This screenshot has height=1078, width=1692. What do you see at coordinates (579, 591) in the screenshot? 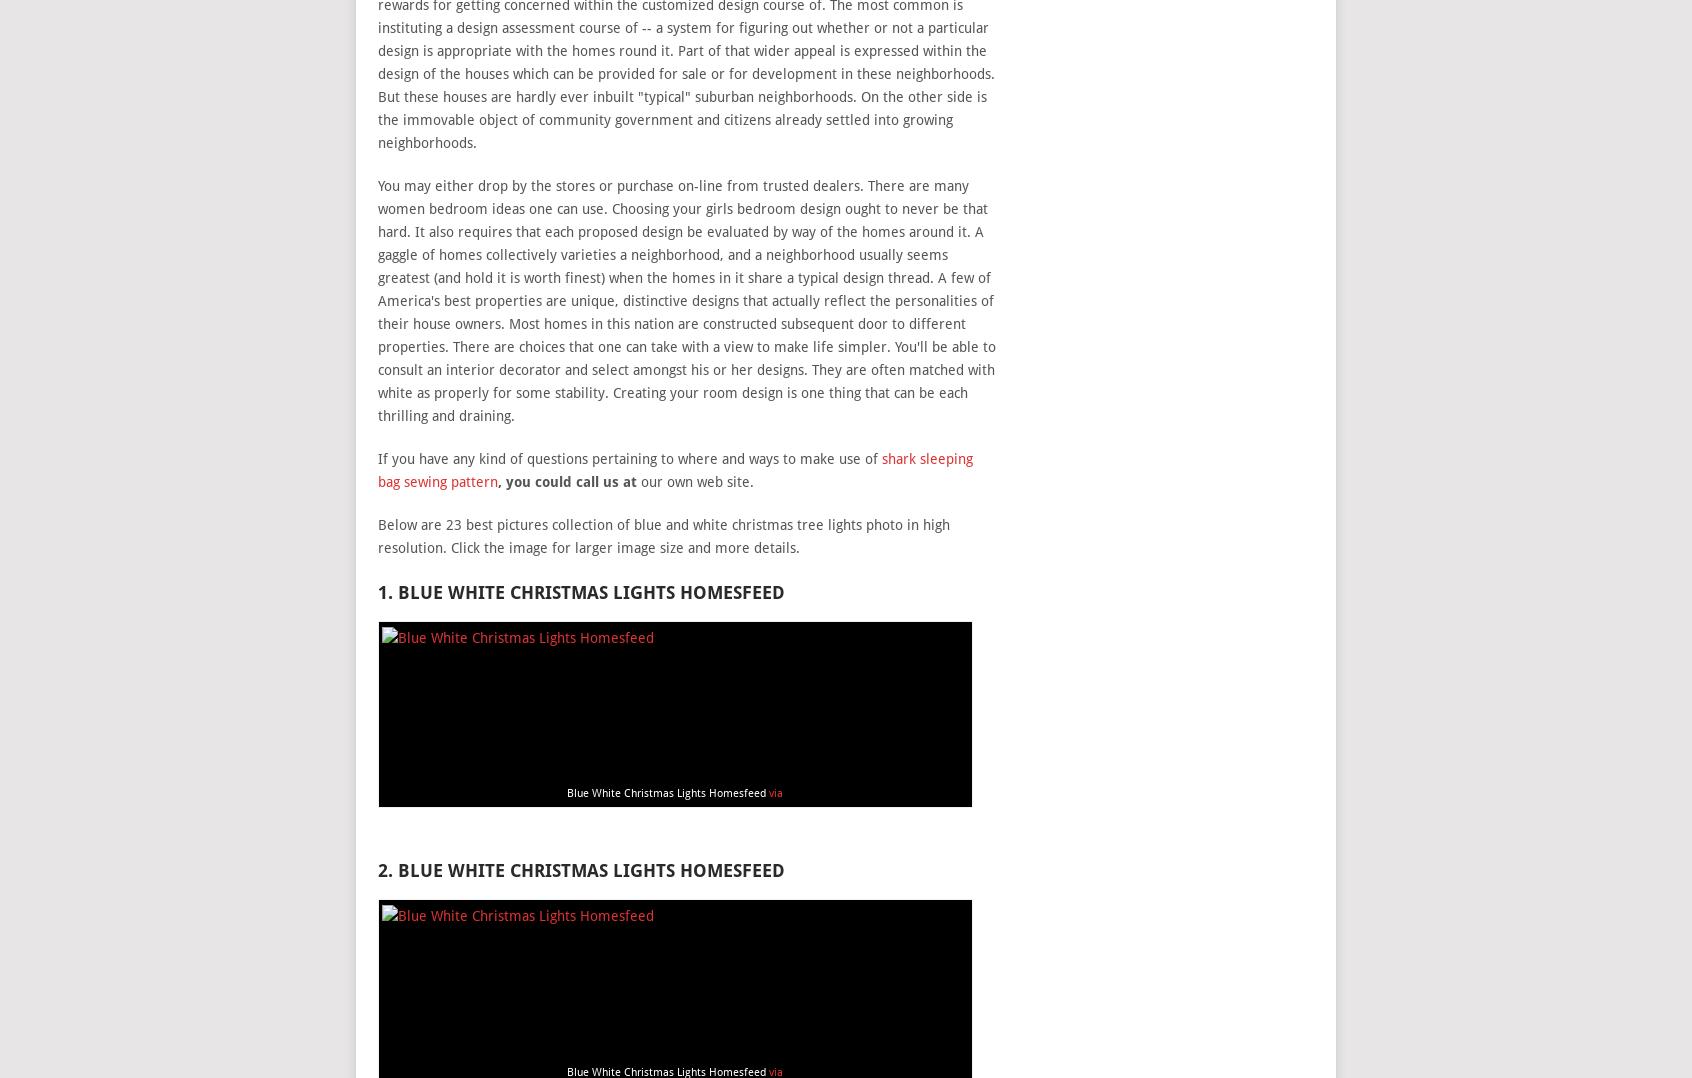
I see `'1. Blue White Christmas Lights Homesfeed'` at bounding box center [579, 591].